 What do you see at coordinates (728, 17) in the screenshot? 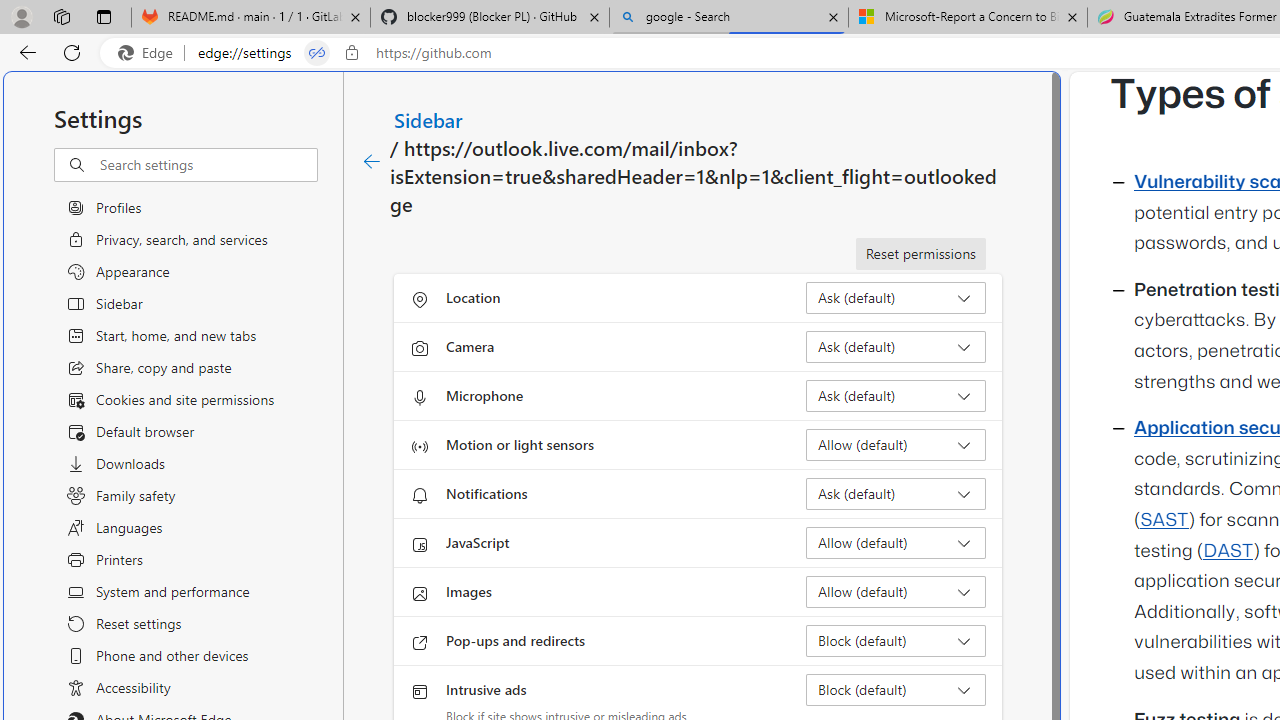
I see `'google - Search'` at bounding box center [728, 17].